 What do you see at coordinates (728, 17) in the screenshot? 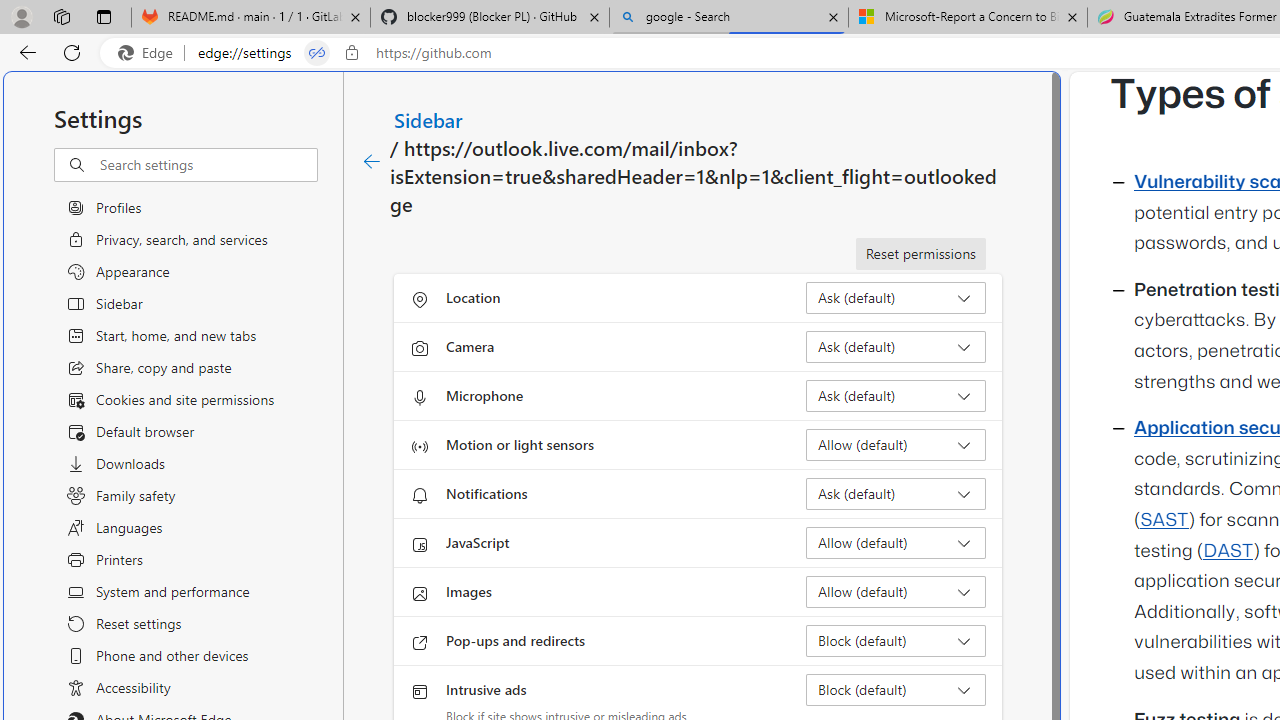
I see `'google - Search'` at bounding box center [728, 17].